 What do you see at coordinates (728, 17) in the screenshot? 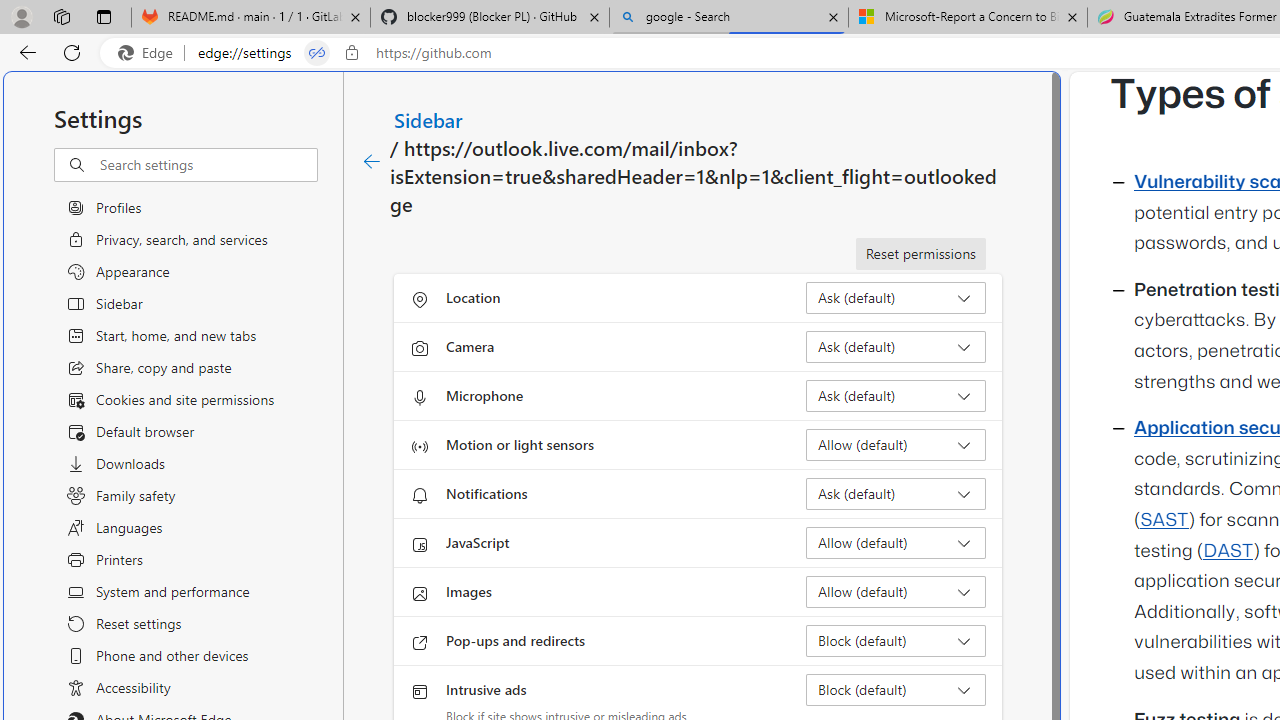
I see `'google - Search'` at bounding box center [728, 17].